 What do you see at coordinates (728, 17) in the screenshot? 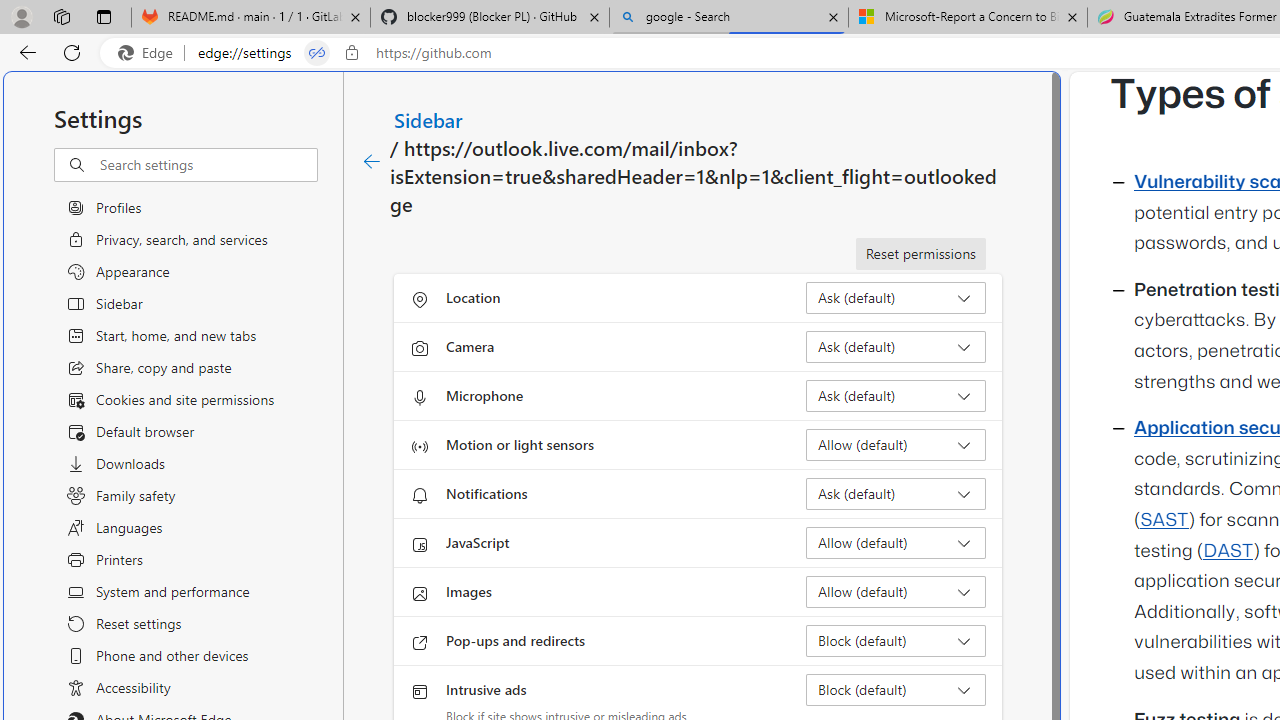
I see `'google - Search'` at bounding box center [728, 17].